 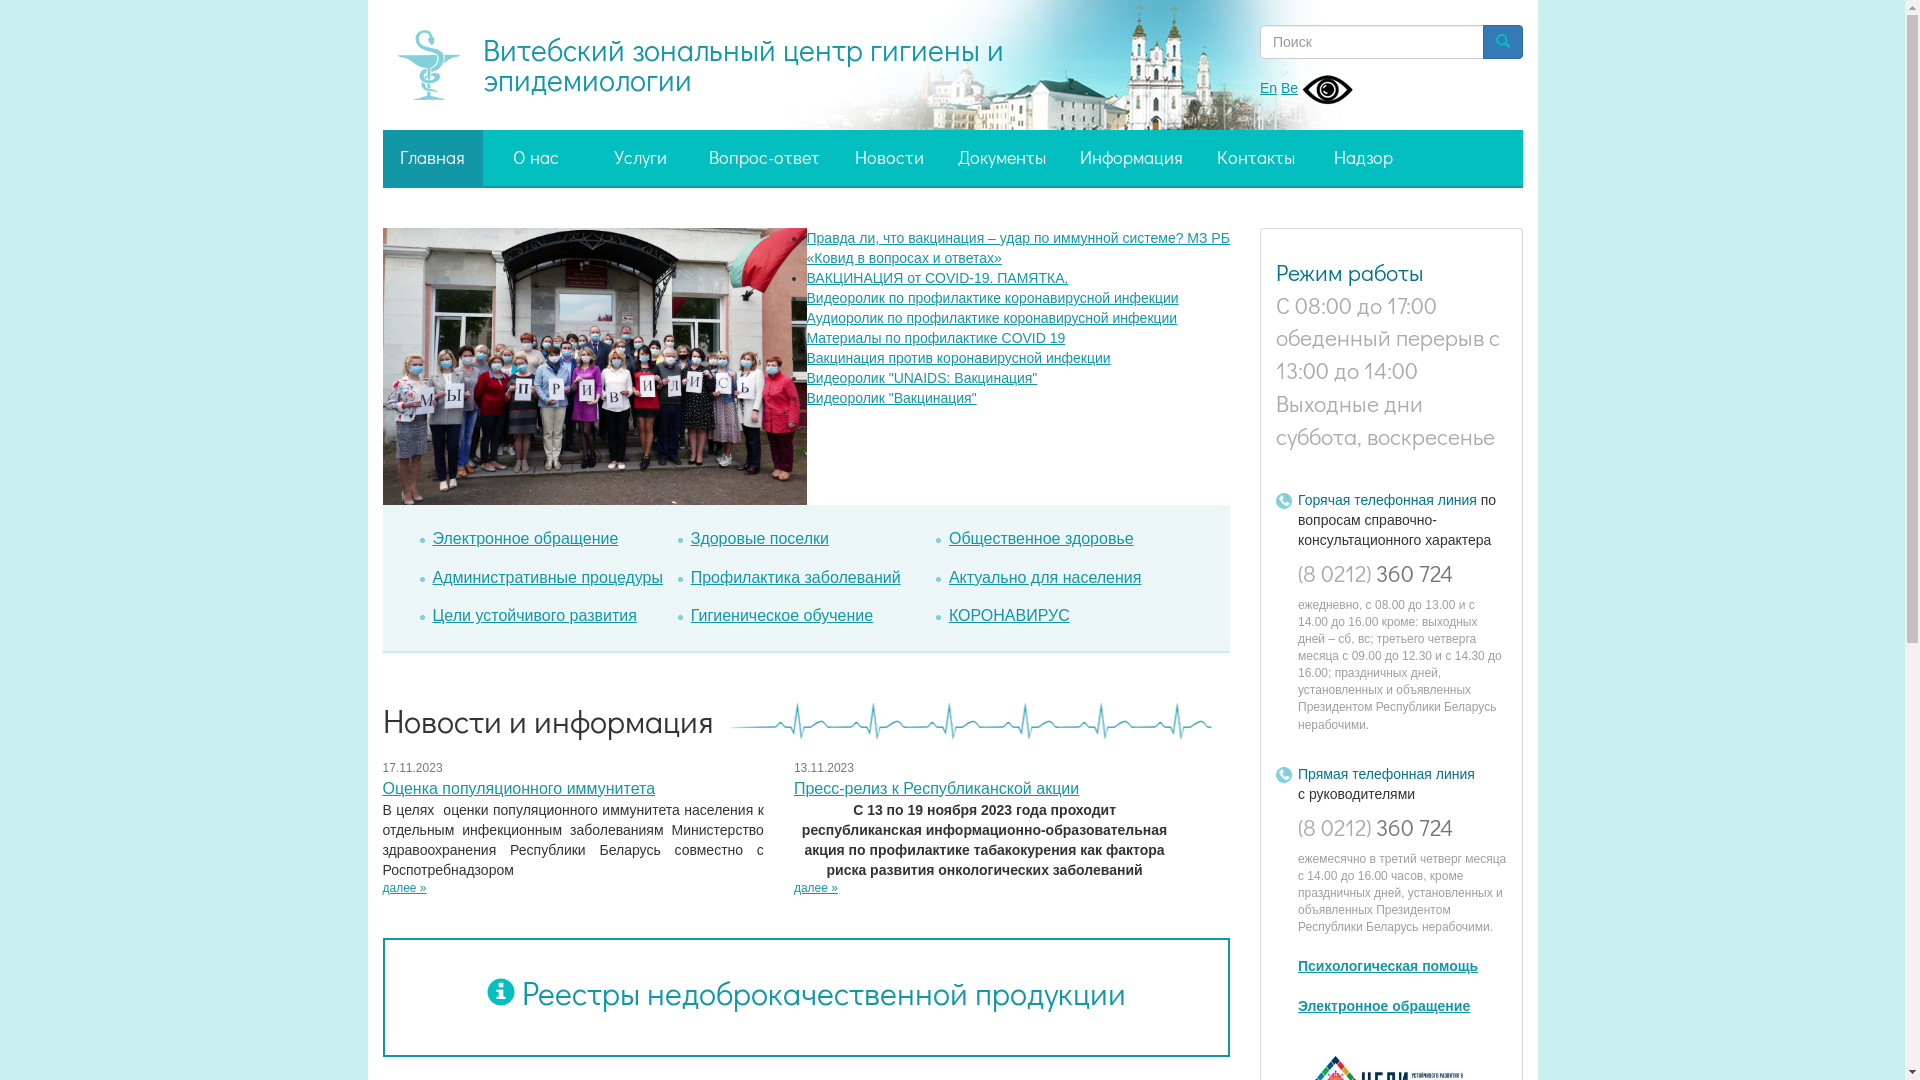 I want to click on 'En', so click(x=1267, y=87).